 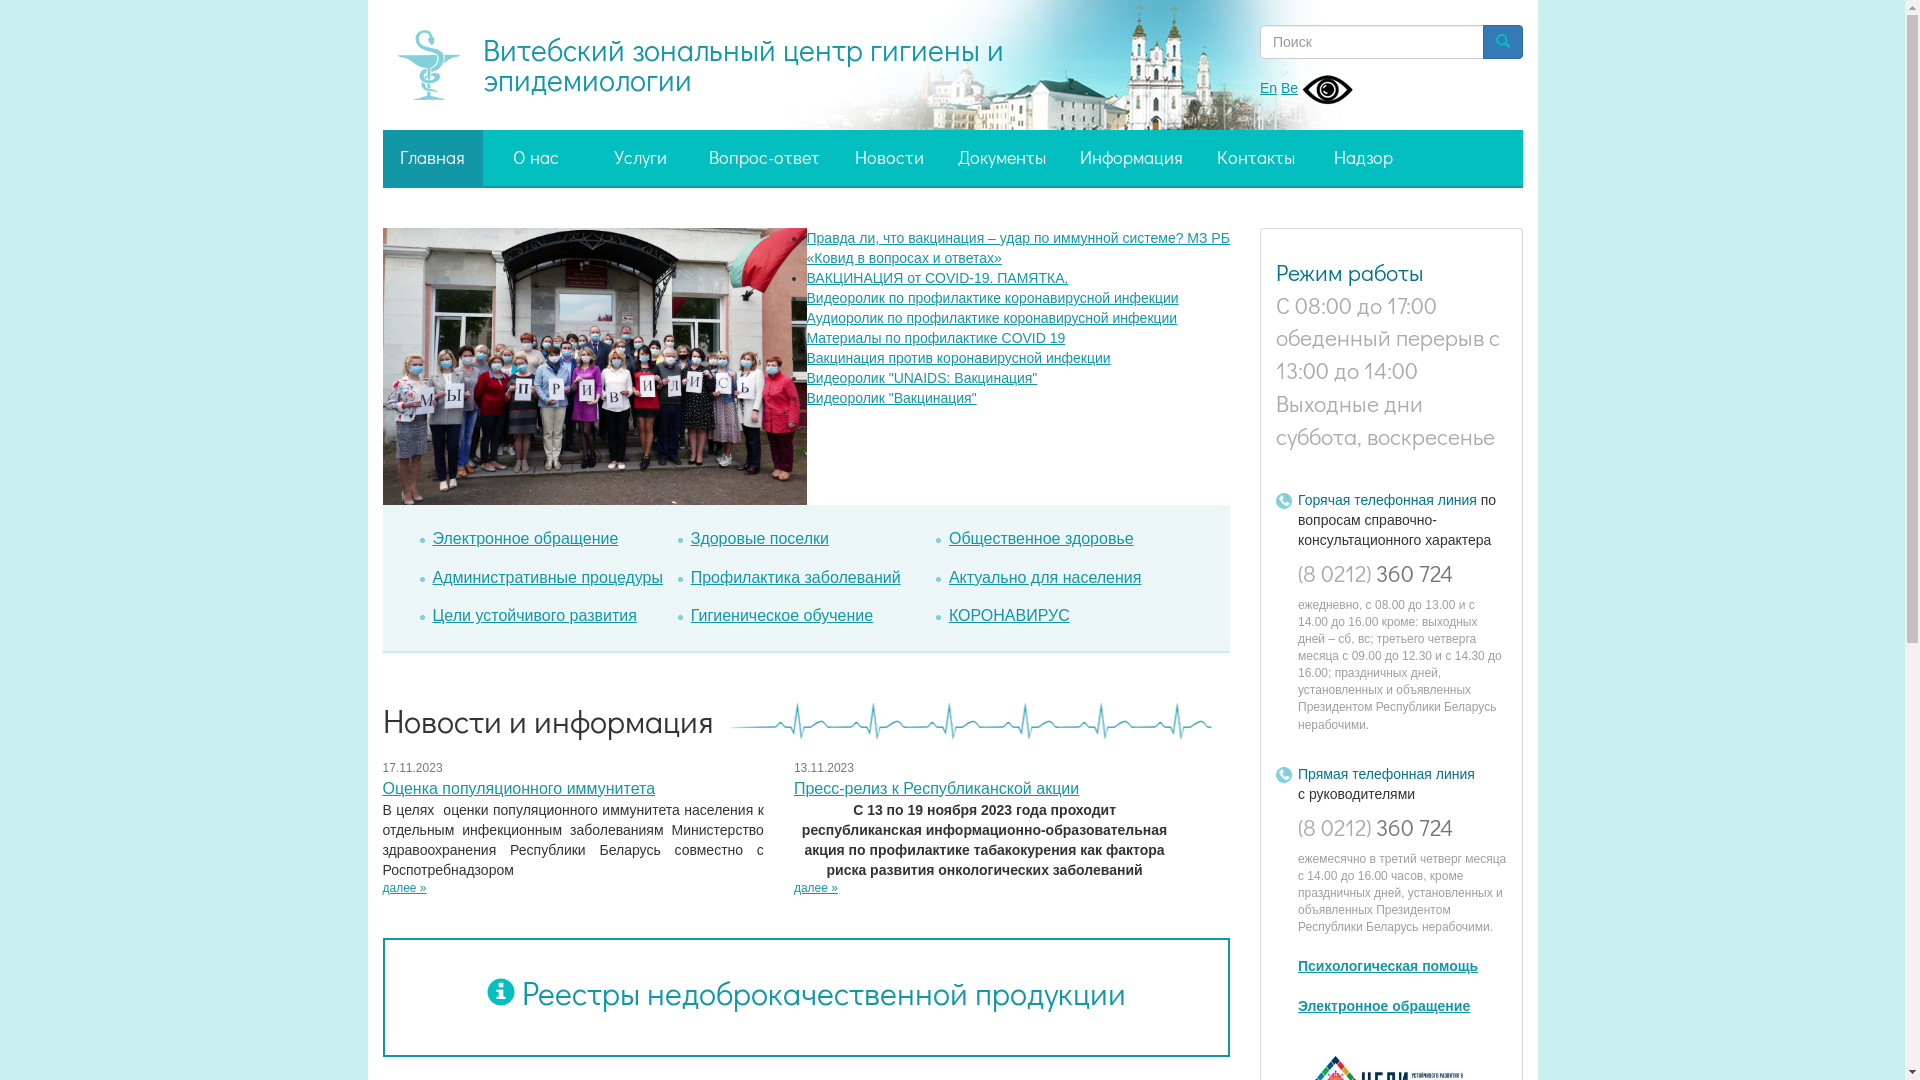 I want to click on 'En', so click(x=1267, y=87).